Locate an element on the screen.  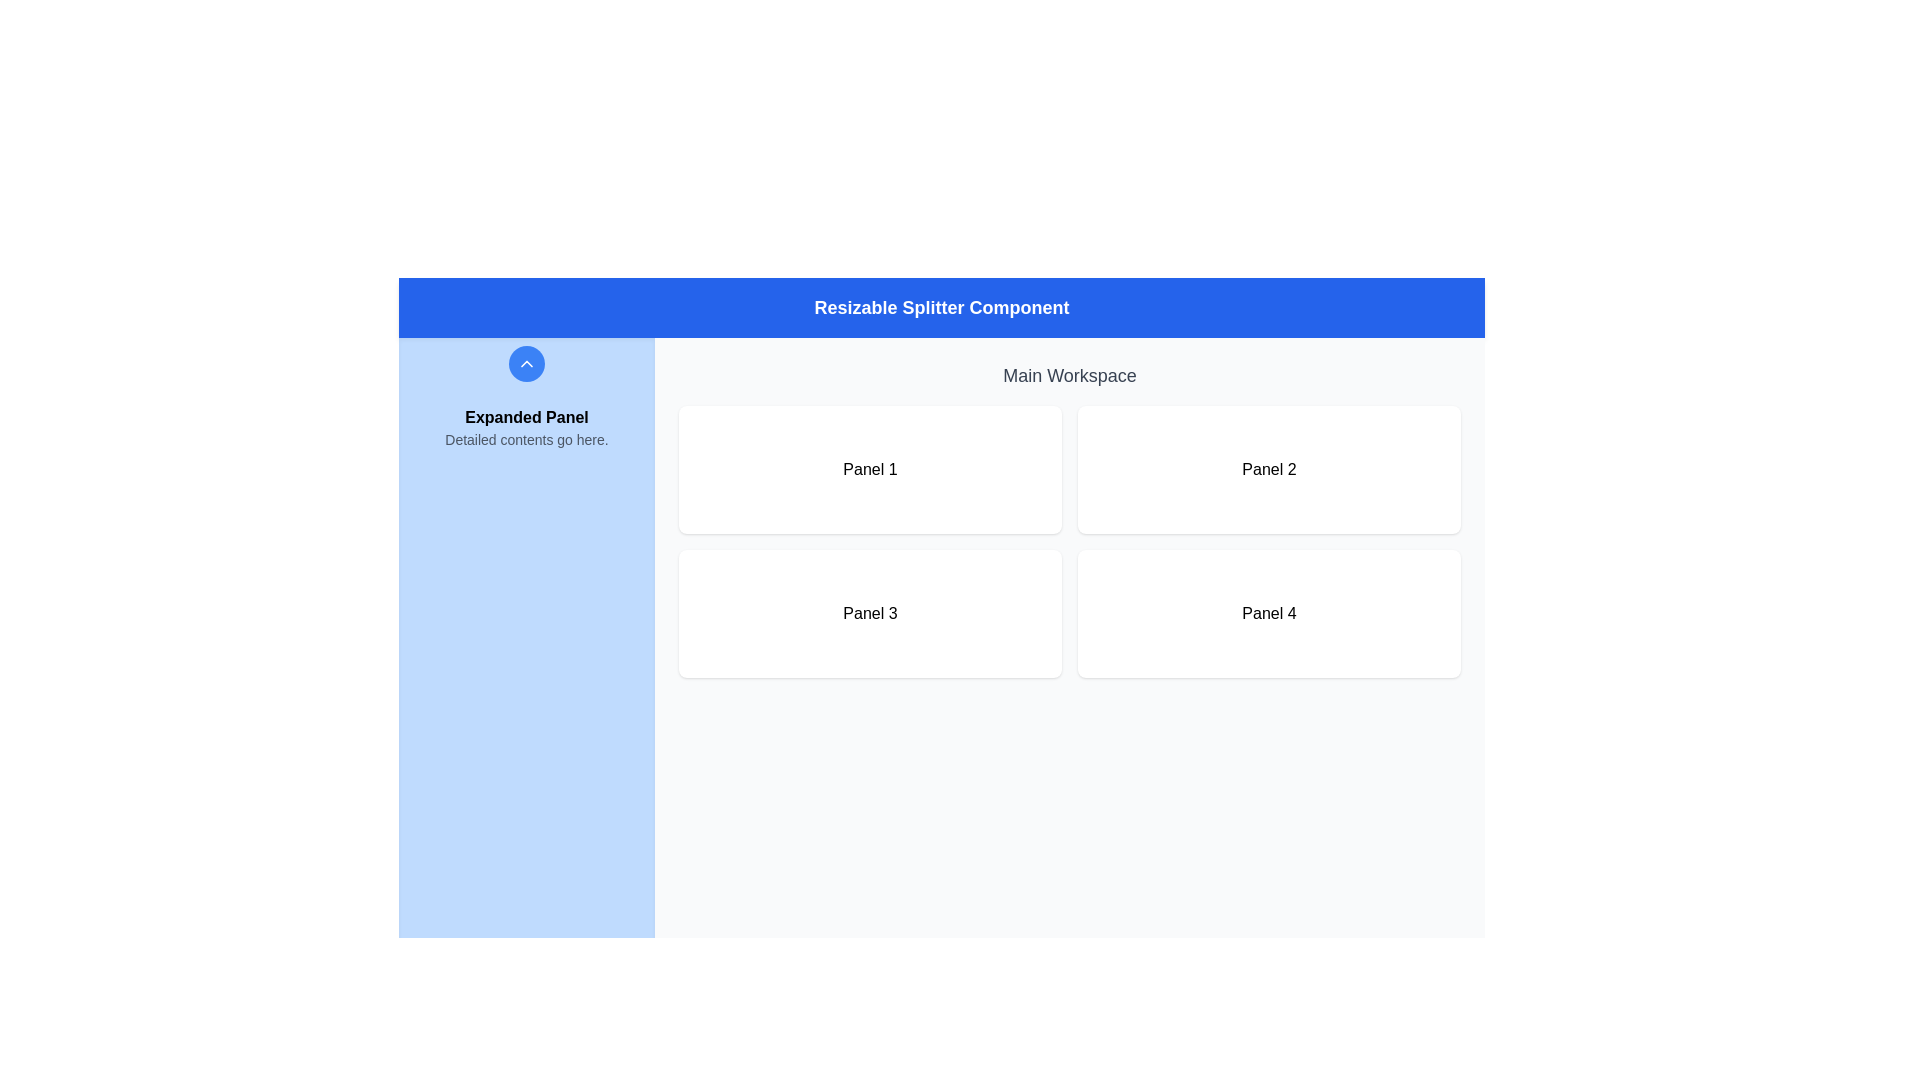
text contained within the static text element that has a blue background and displays 'Expanded Panel' and 'Detailed contents go here' in a vertically stacked sidebar is located at coordinates (527, 427).